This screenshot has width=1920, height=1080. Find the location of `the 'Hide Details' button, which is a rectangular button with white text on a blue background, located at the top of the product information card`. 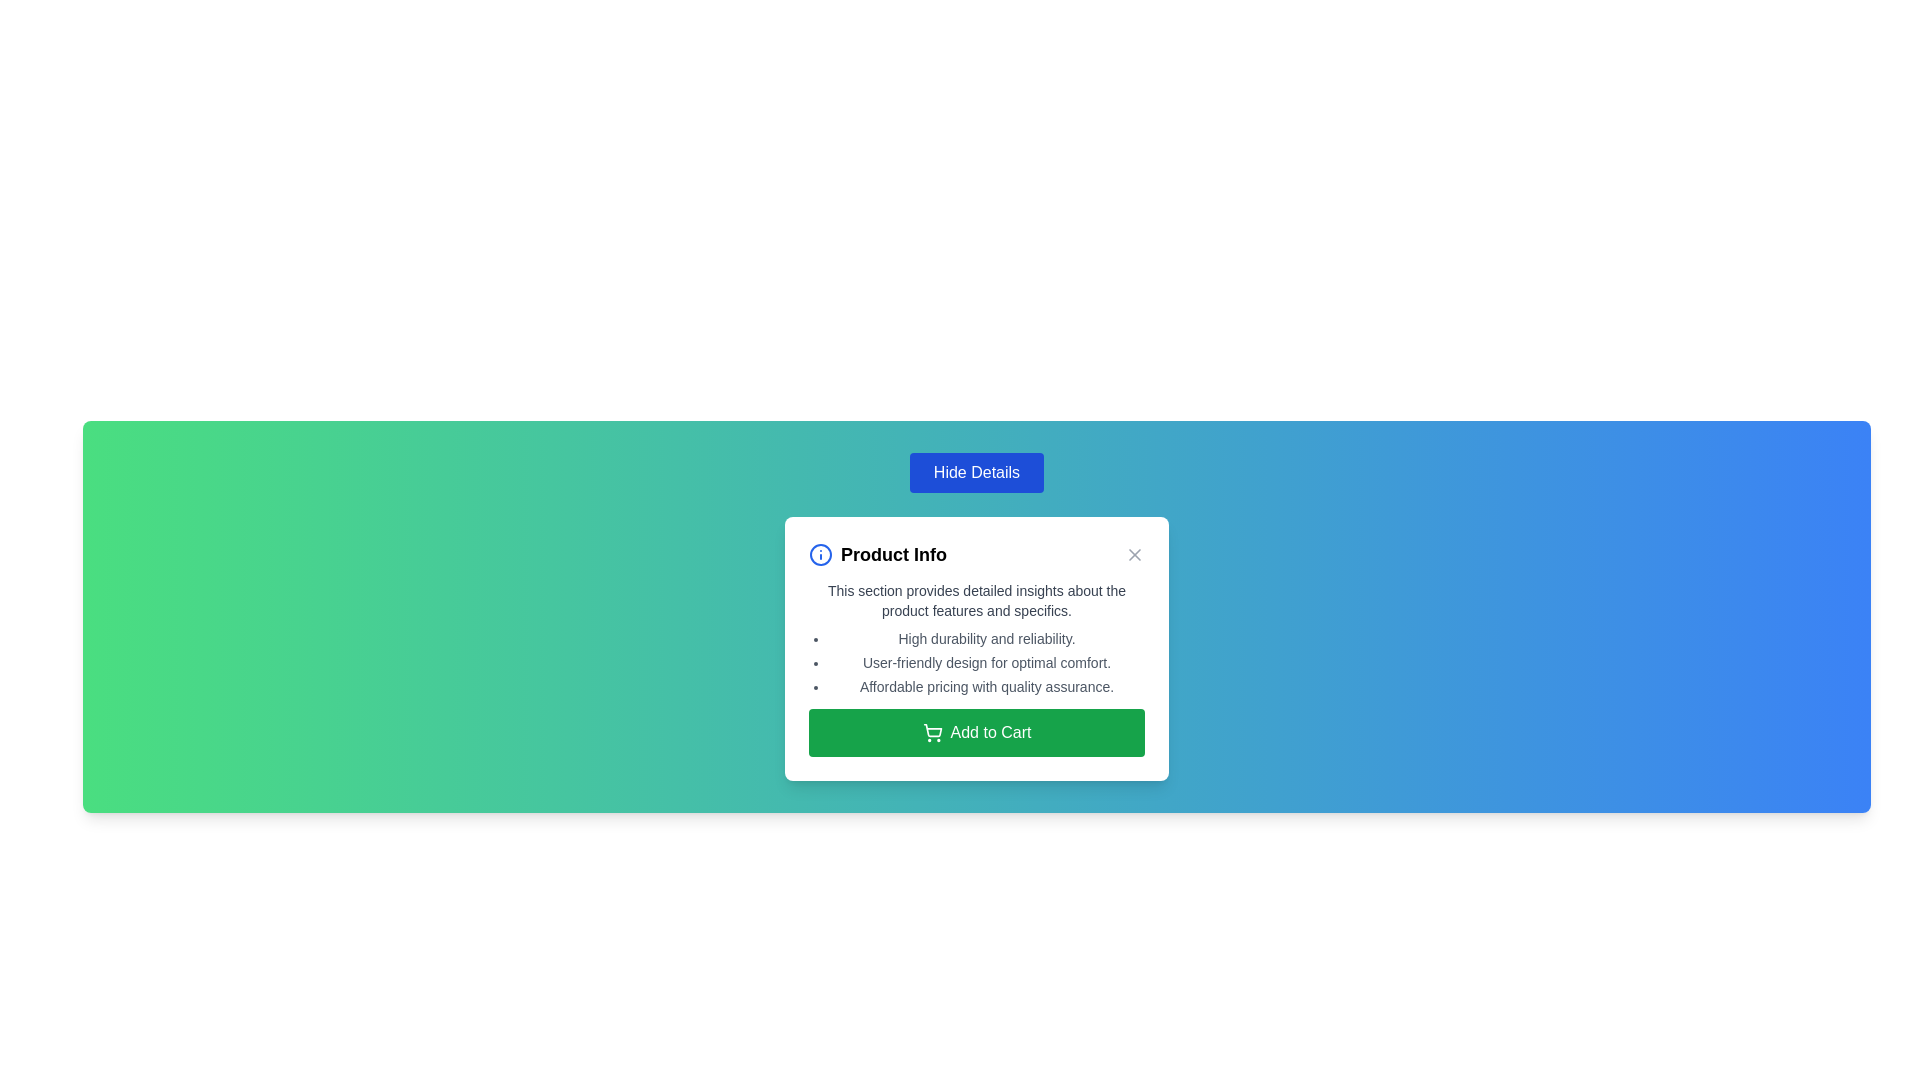

the 'Hide Details' button, which is a rectangular button with white text on a blue background, located at the top of the product information card is located at coordinates (976, 473).